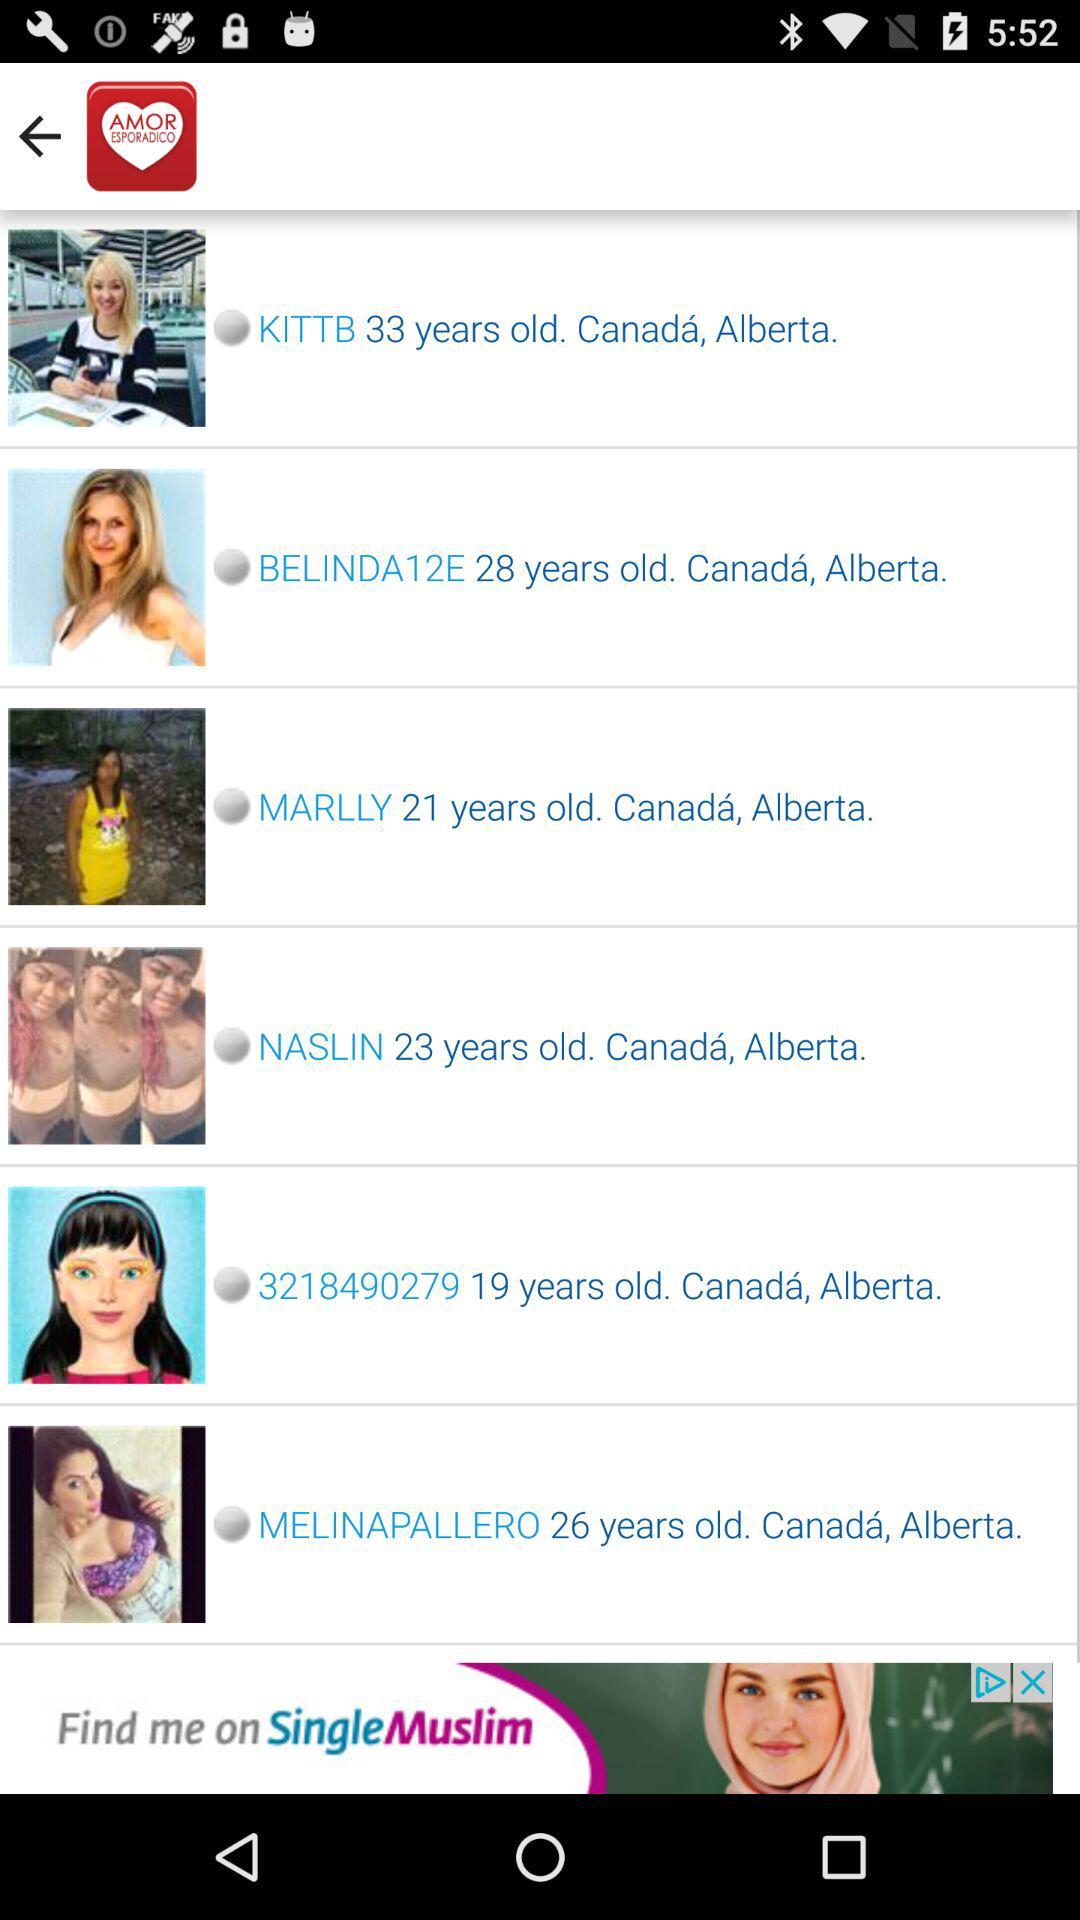  Describe the element at coordinates (540, 1727) in the screenshot. I see `advertisements` at that location.